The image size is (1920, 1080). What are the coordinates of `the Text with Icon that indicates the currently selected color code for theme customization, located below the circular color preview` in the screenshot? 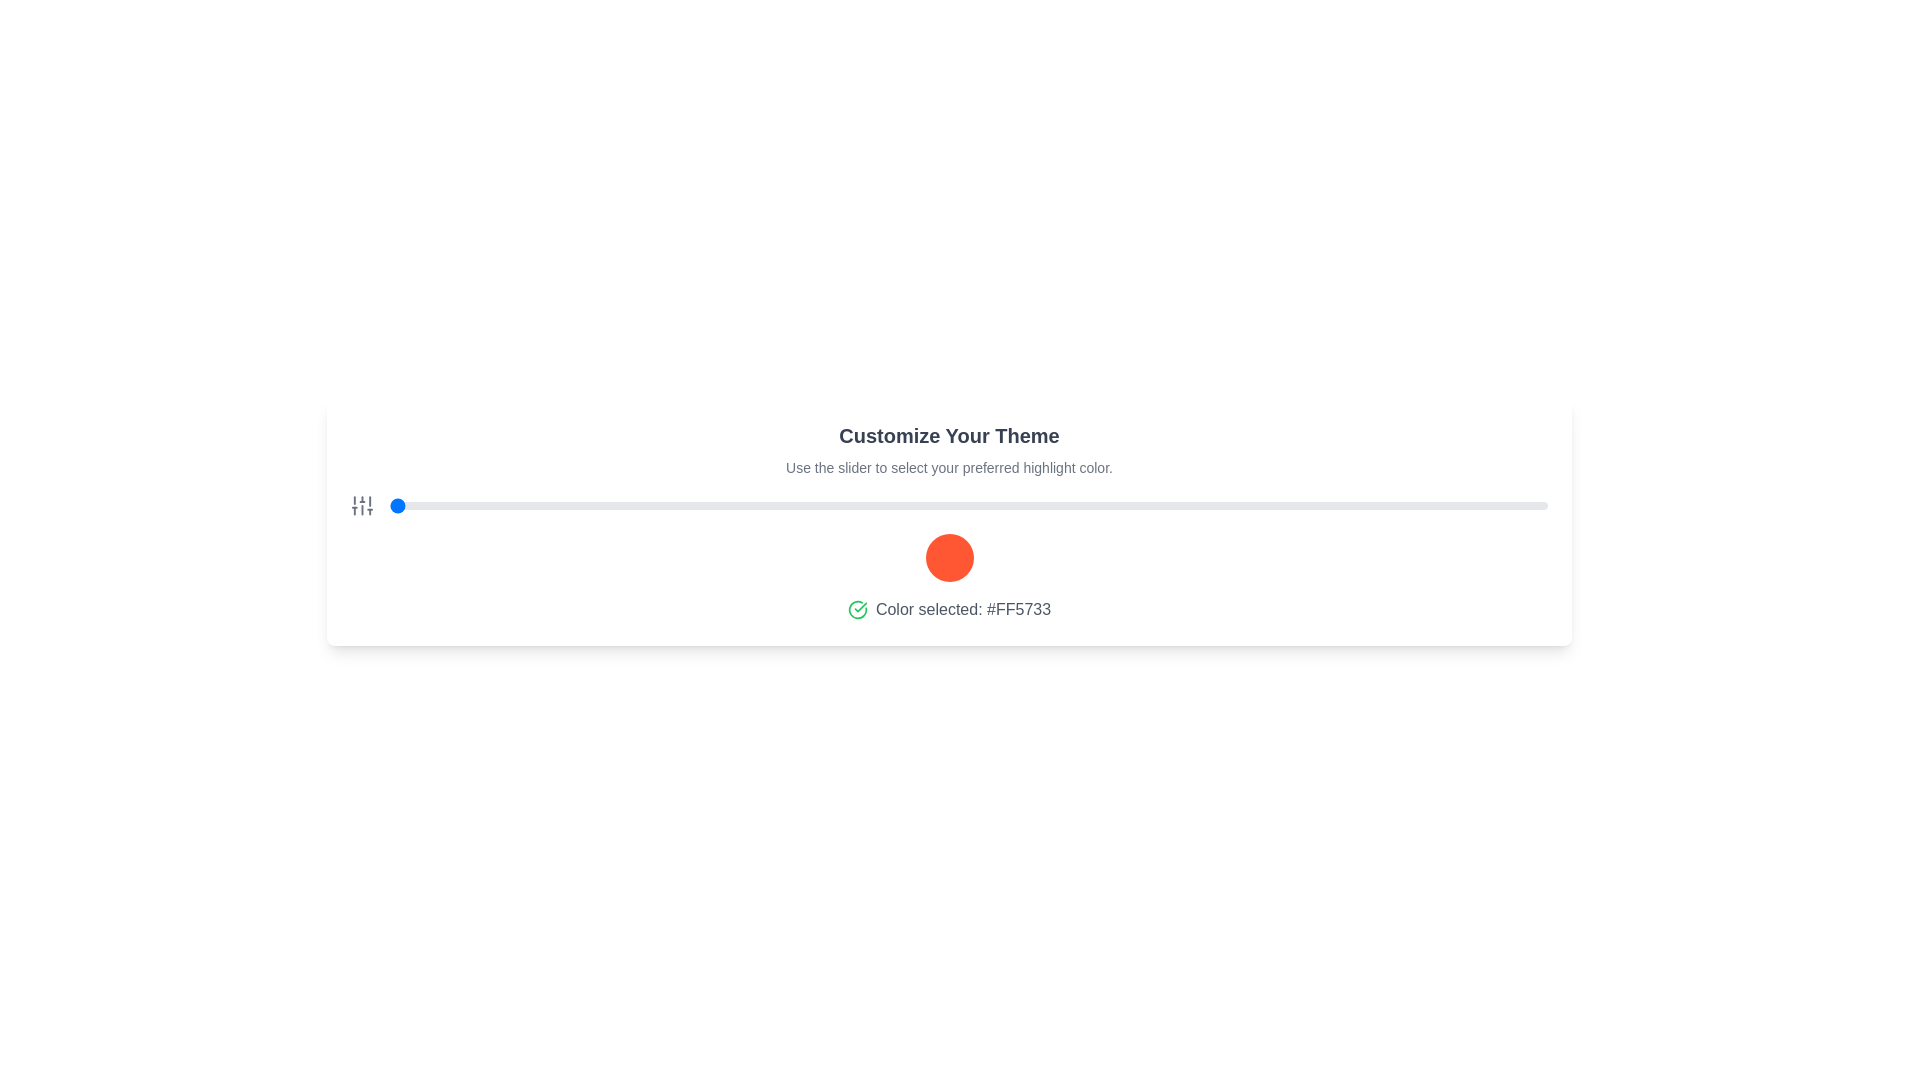 It's located at (948, 608).